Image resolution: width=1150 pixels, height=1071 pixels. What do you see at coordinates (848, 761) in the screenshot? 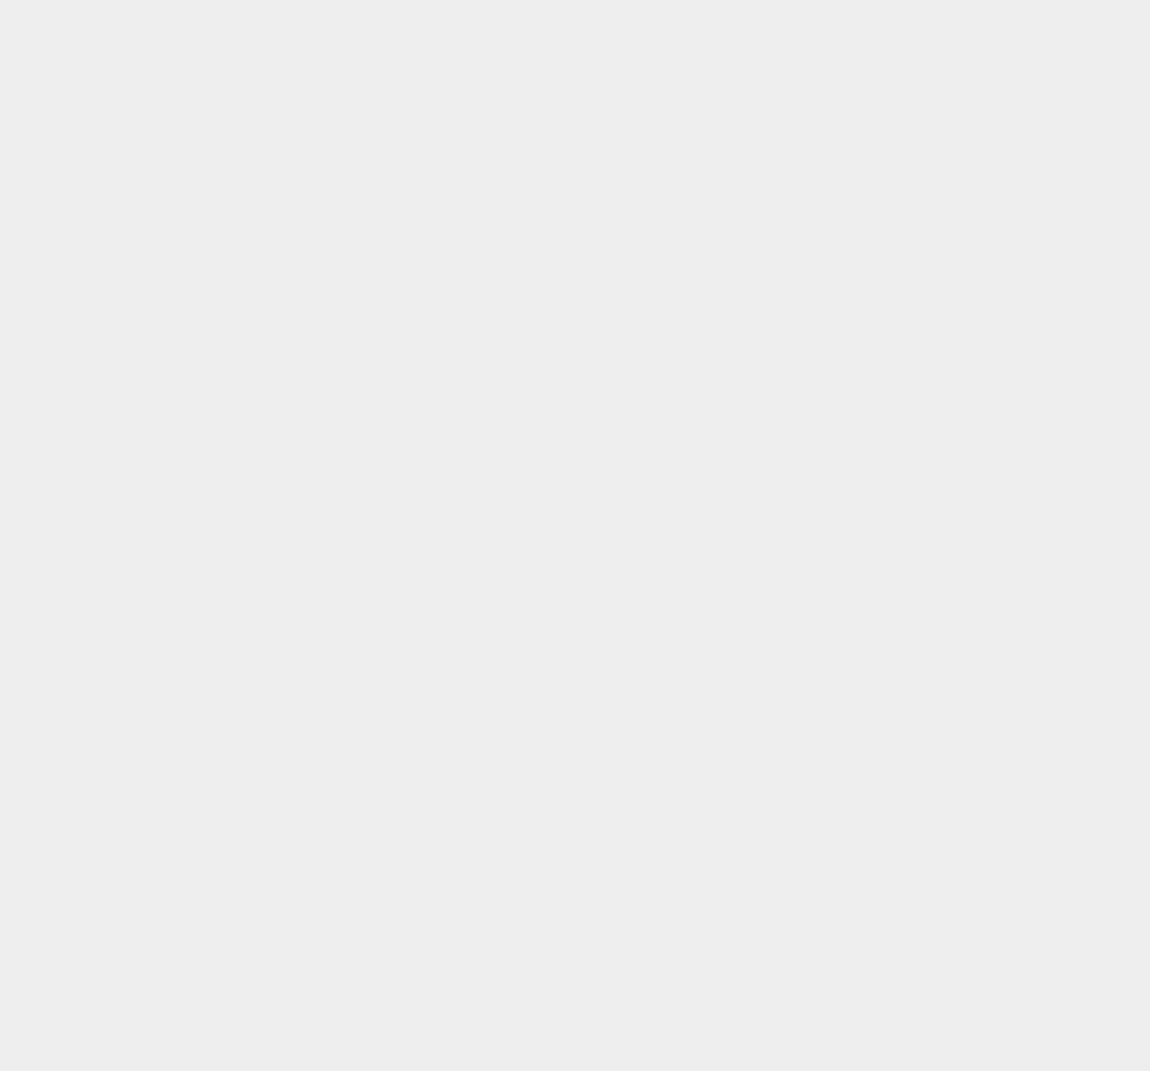
I see `'eCommerce'` at bounding box center [848, 761].